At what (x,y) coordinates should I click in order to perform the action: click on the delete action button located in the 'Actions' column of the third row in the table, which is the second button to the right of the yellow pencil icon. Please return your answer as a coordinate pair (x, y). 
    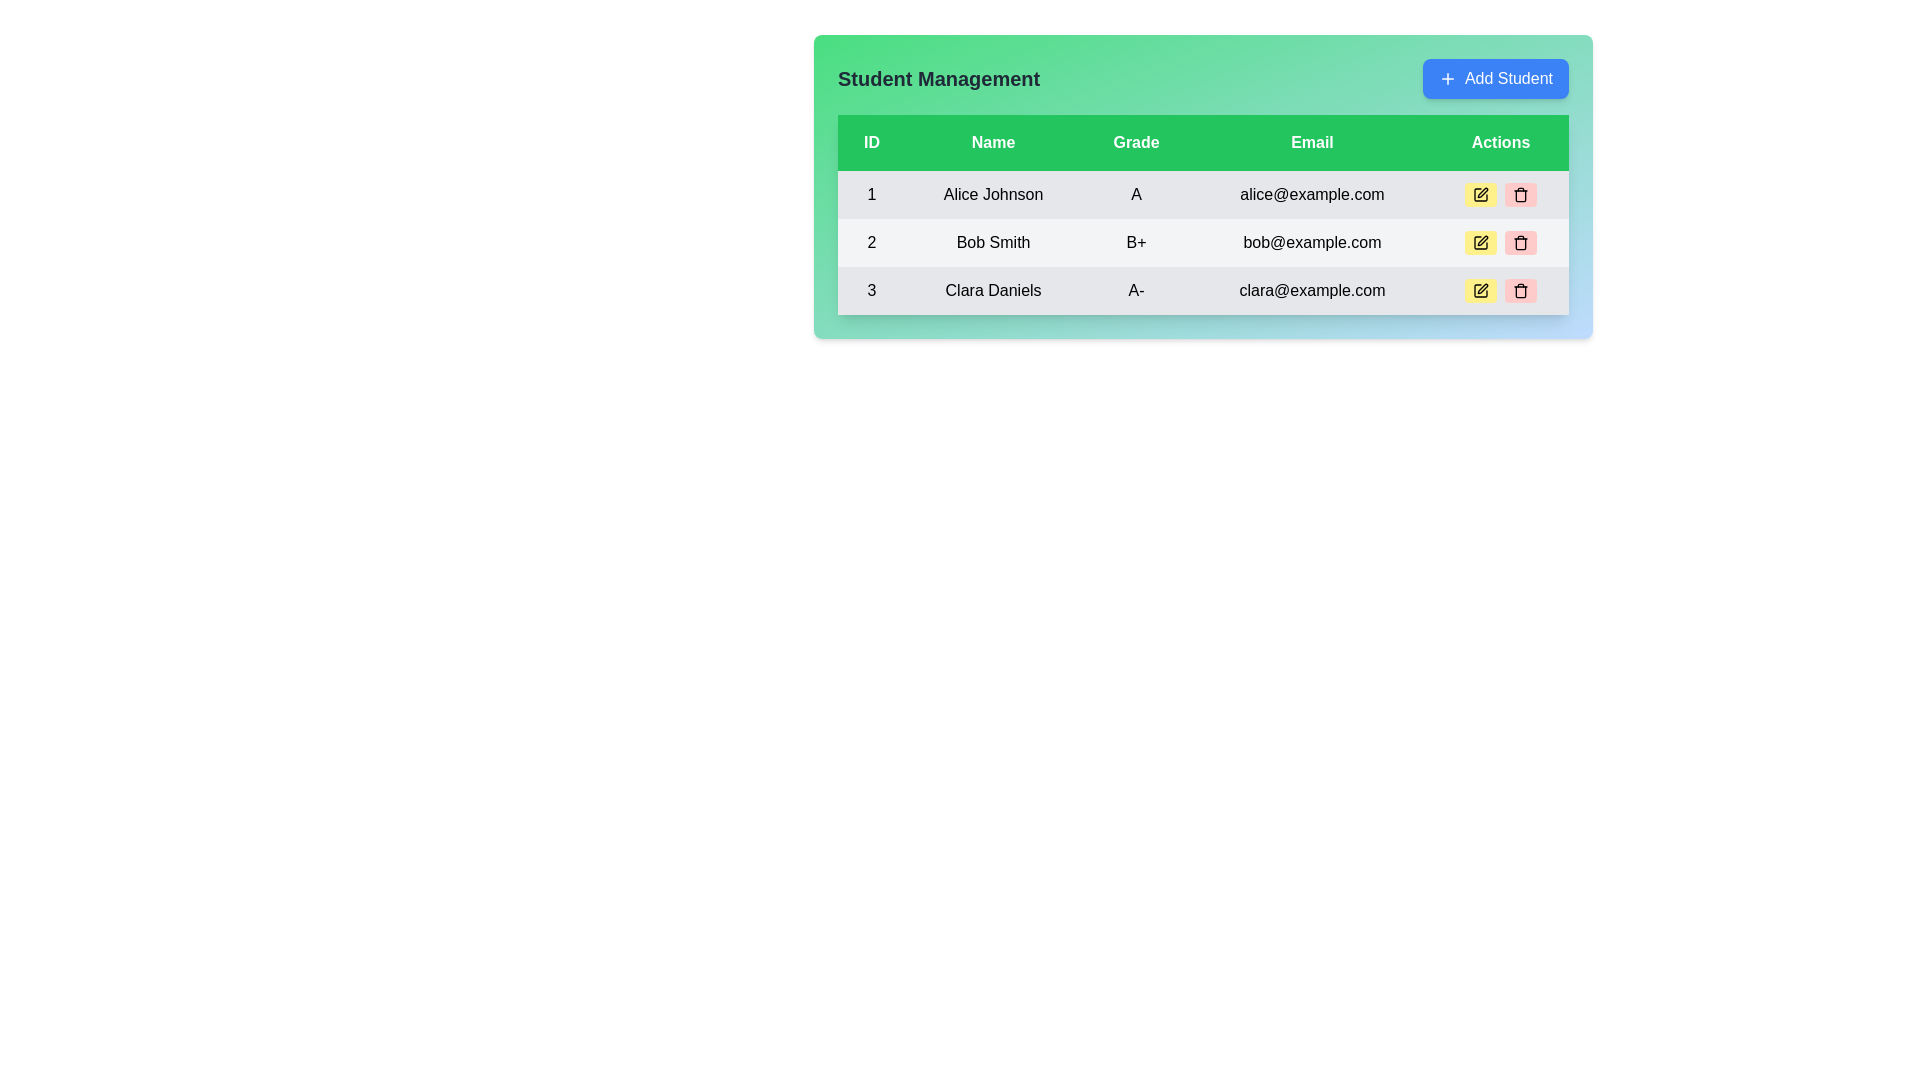
    Looking at the image, I should click on (1520, 290).